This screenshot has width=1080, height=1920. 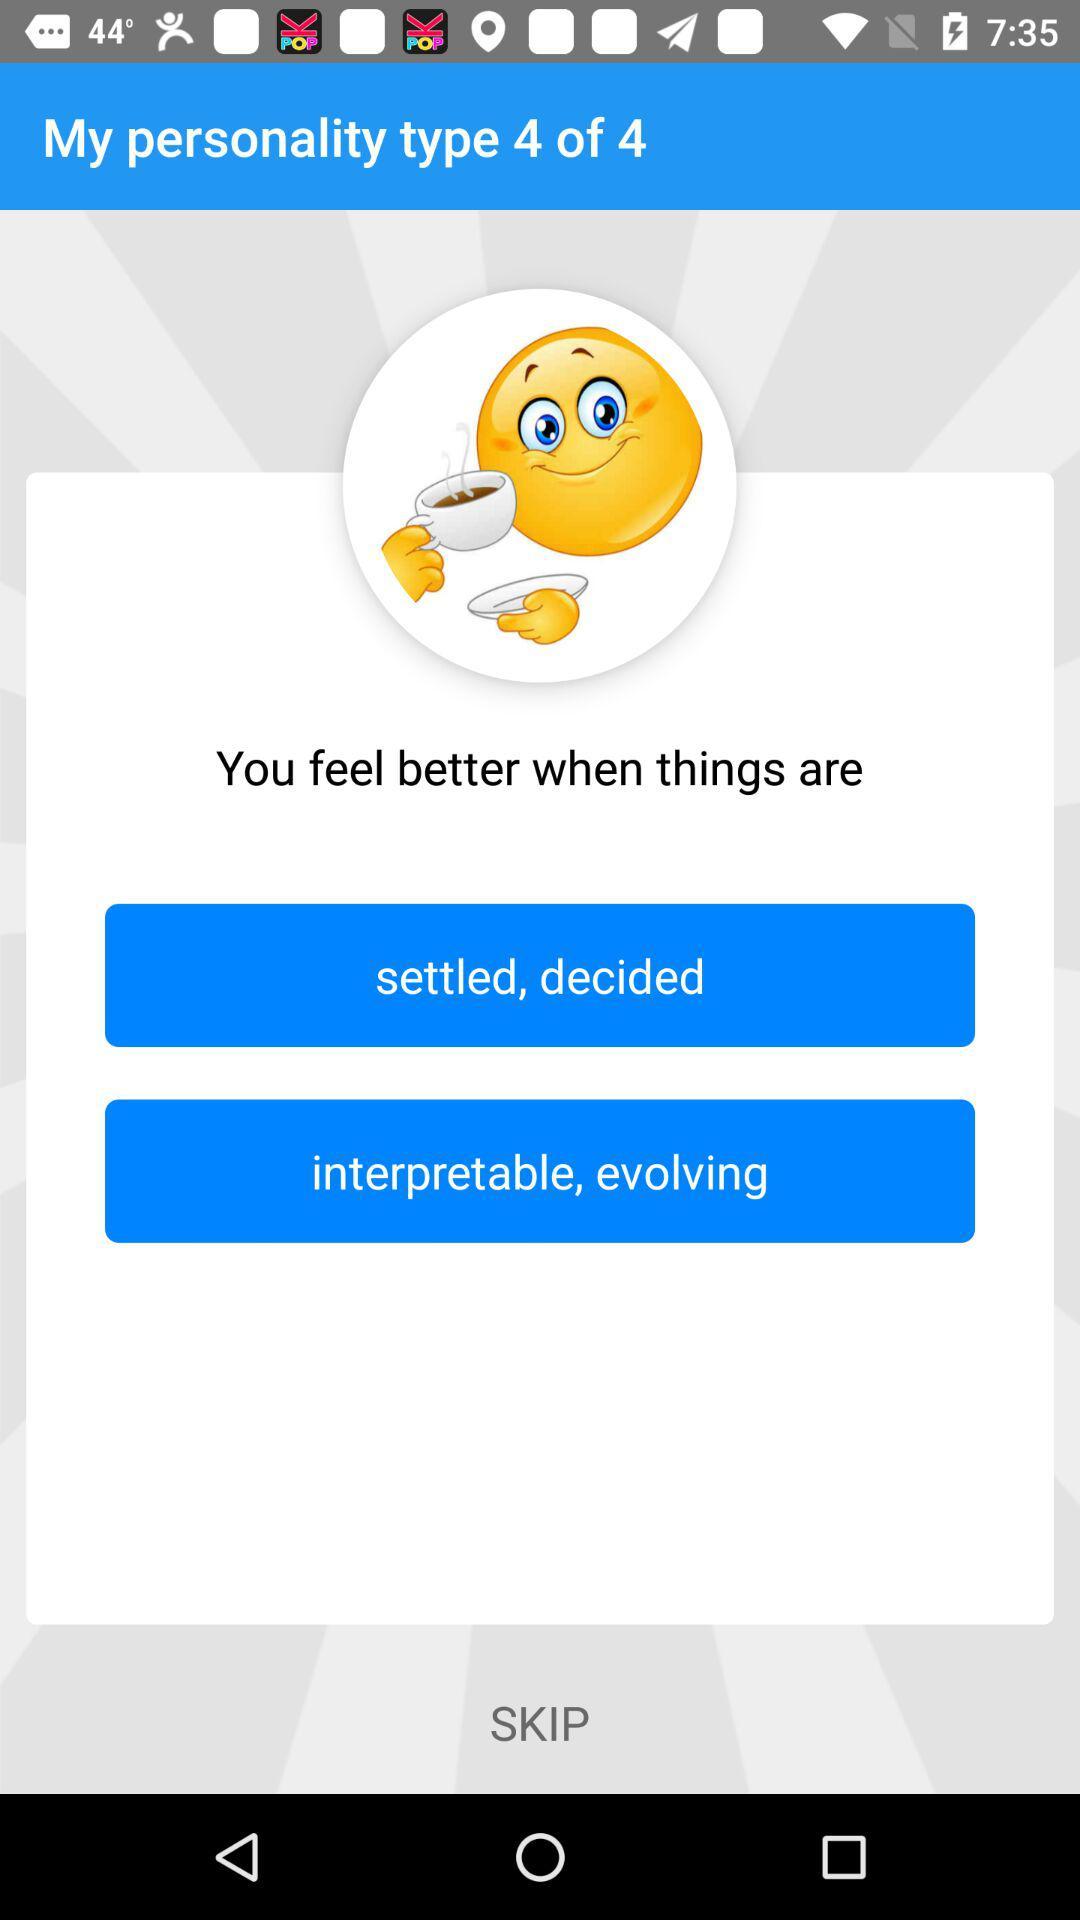 I want to click on interpretable, evolving item, so click(x=540, y=1171).